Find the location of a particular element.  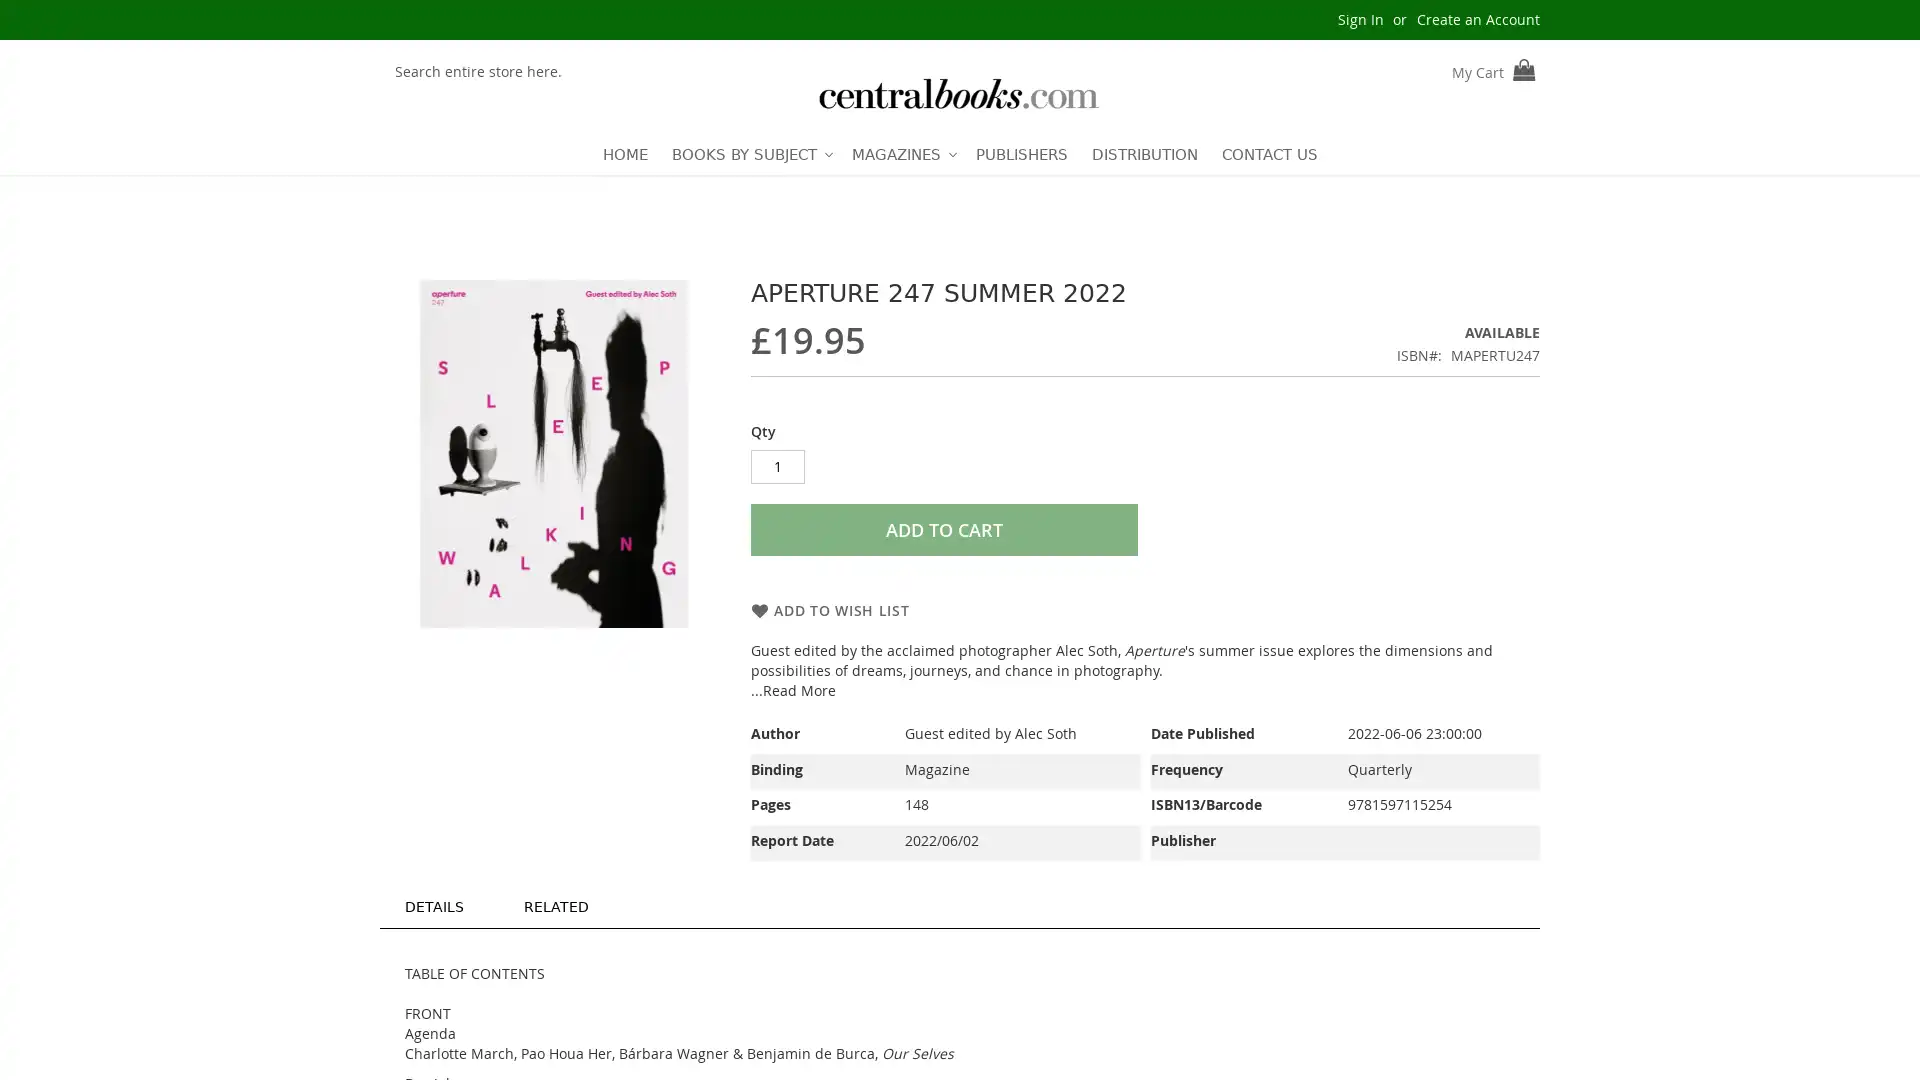

Next is located at coordinates (687, 454).